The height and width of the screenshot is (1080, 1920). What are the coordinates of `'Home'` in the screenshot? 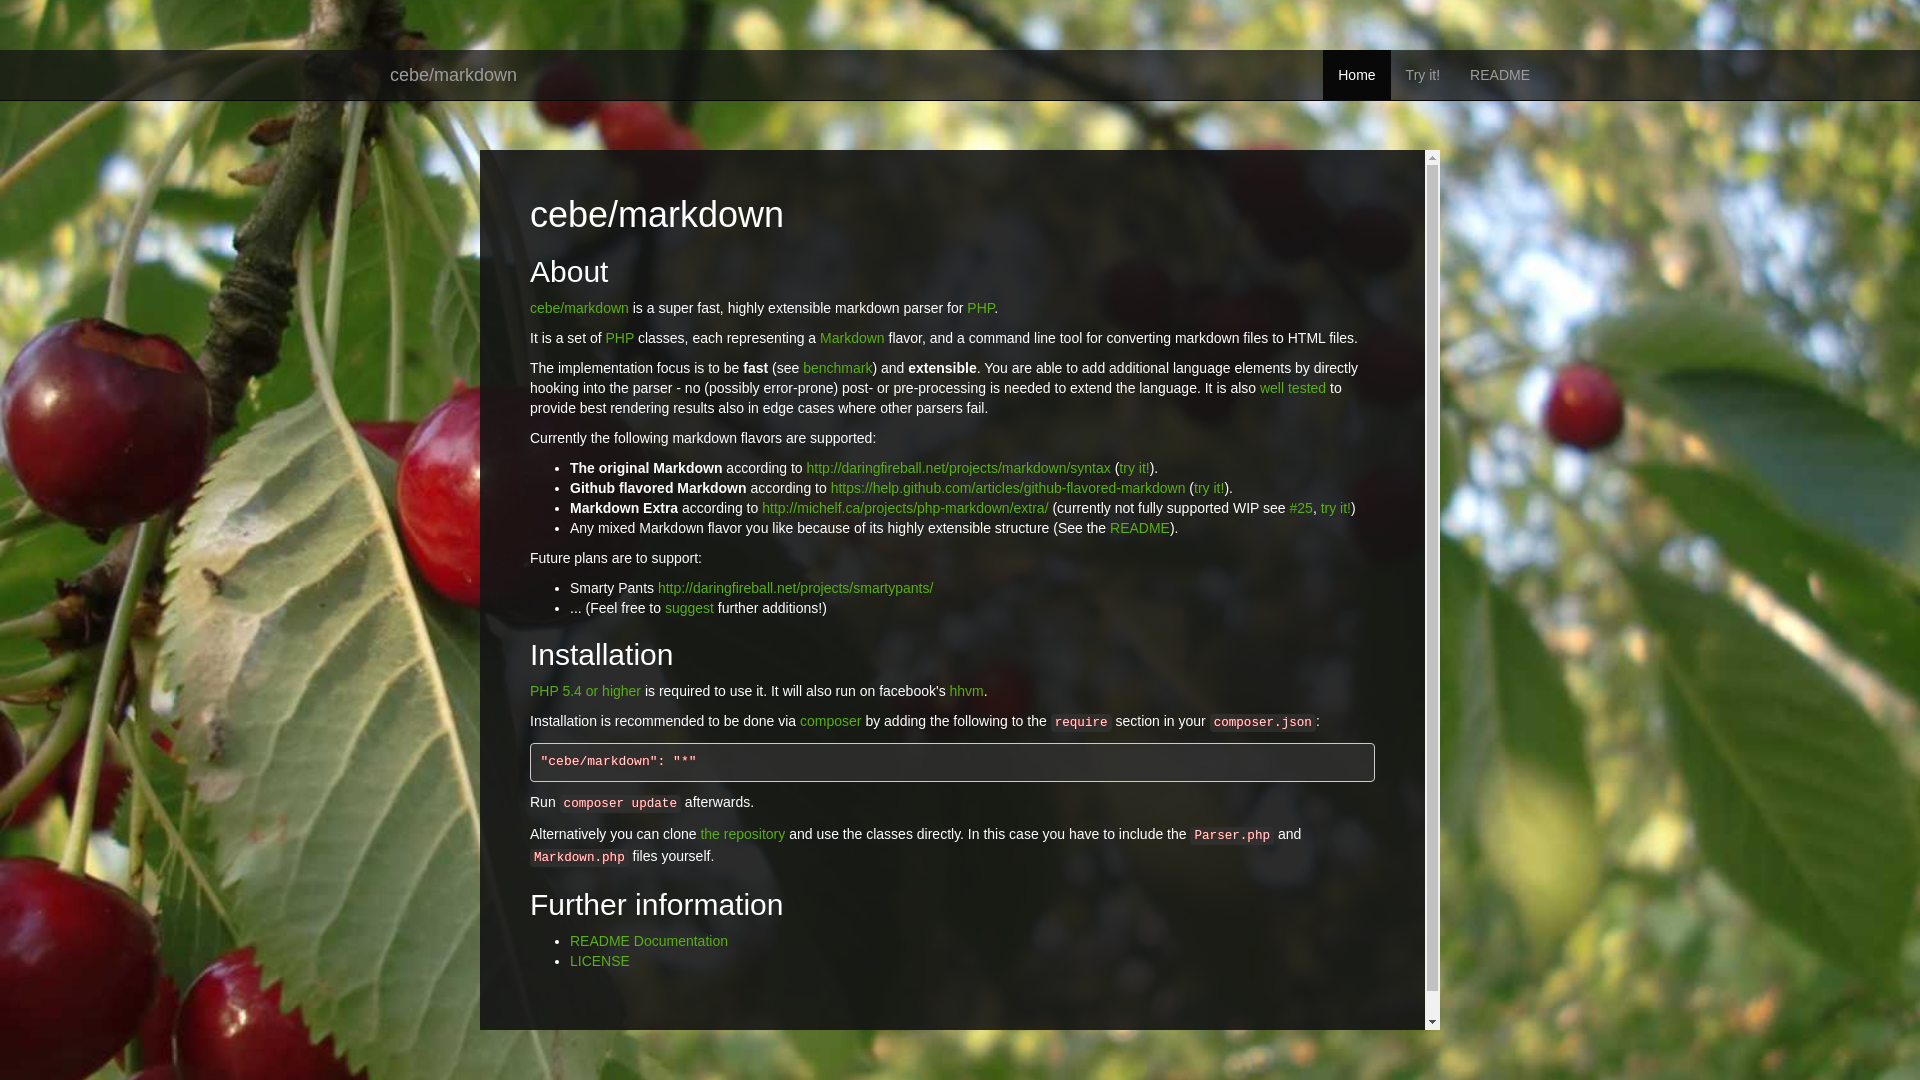 It's located at (1323, 73).